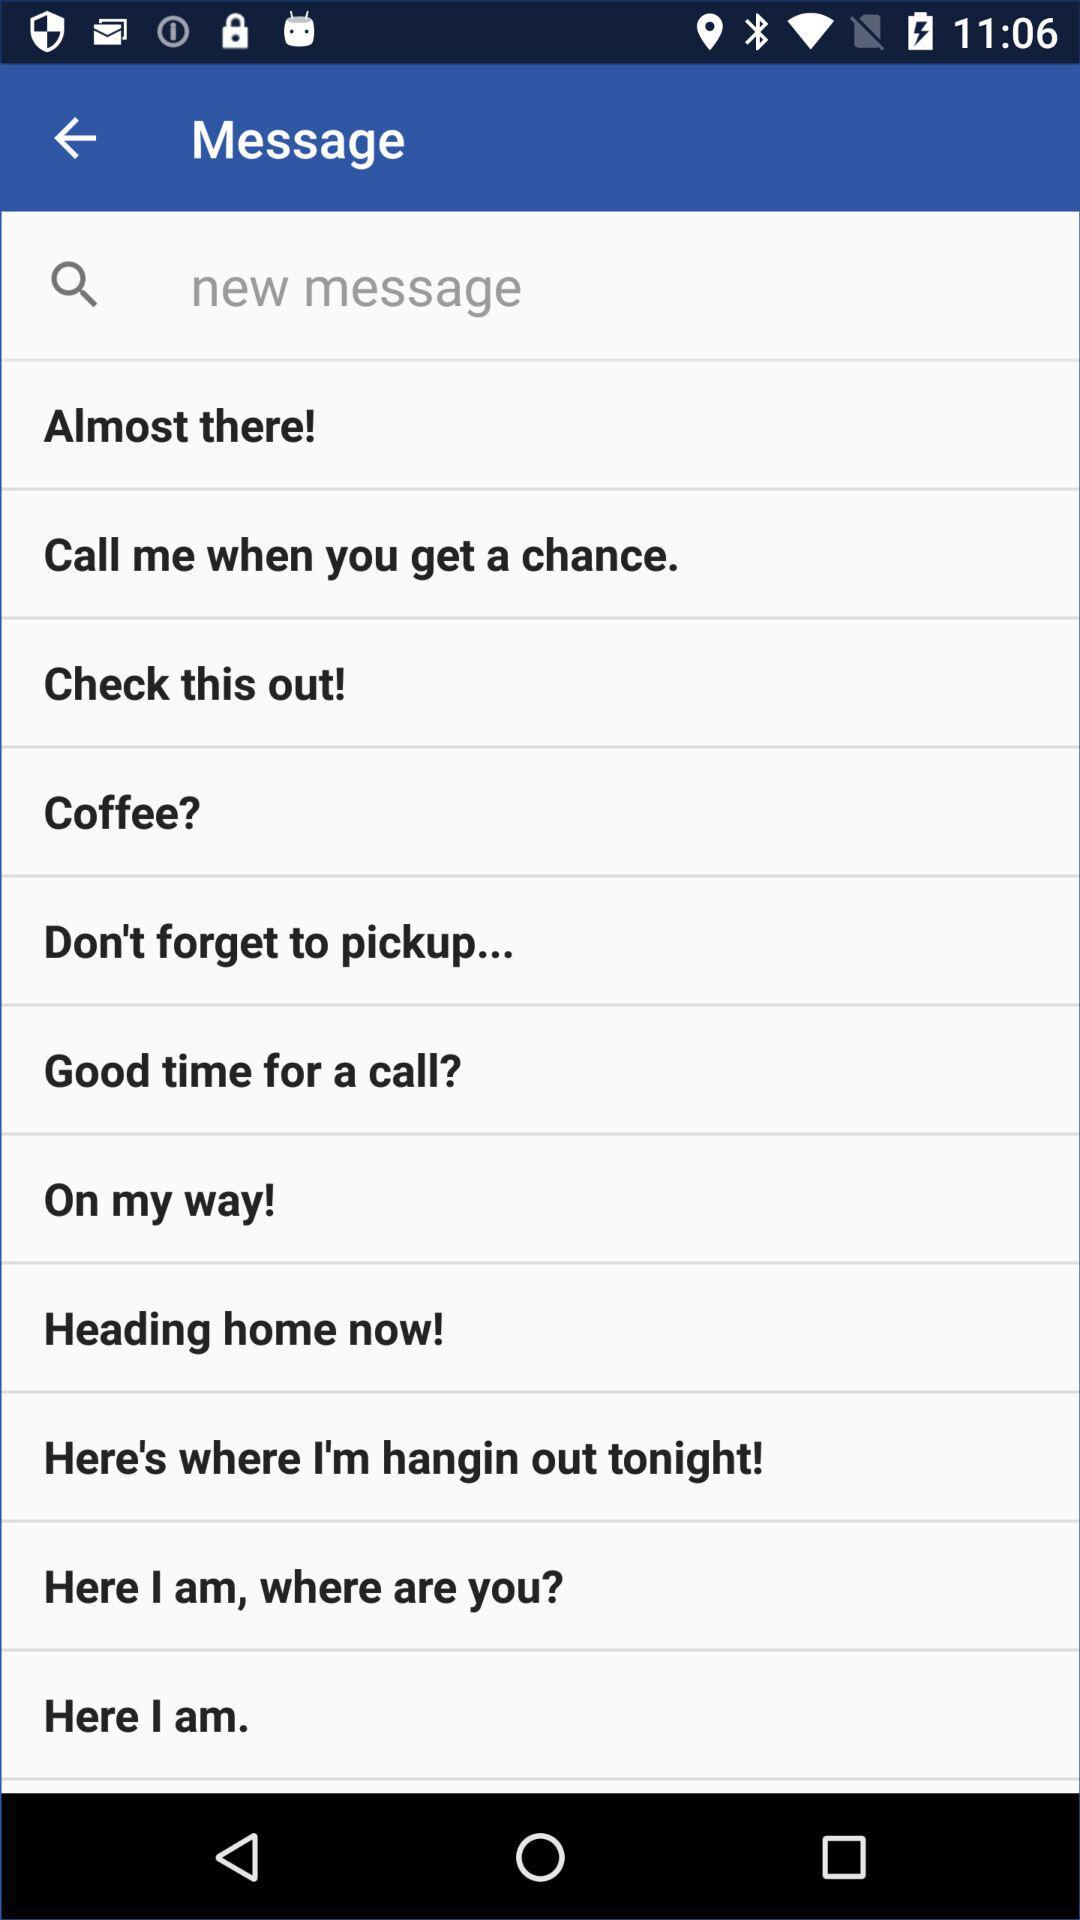 Image resolution: width=1080 pixels, height=1920 pixels. What do you see at coordinates (540, 1456) in the screenshot?
I see `the here s where icon` at bounding box center [540, 1456].